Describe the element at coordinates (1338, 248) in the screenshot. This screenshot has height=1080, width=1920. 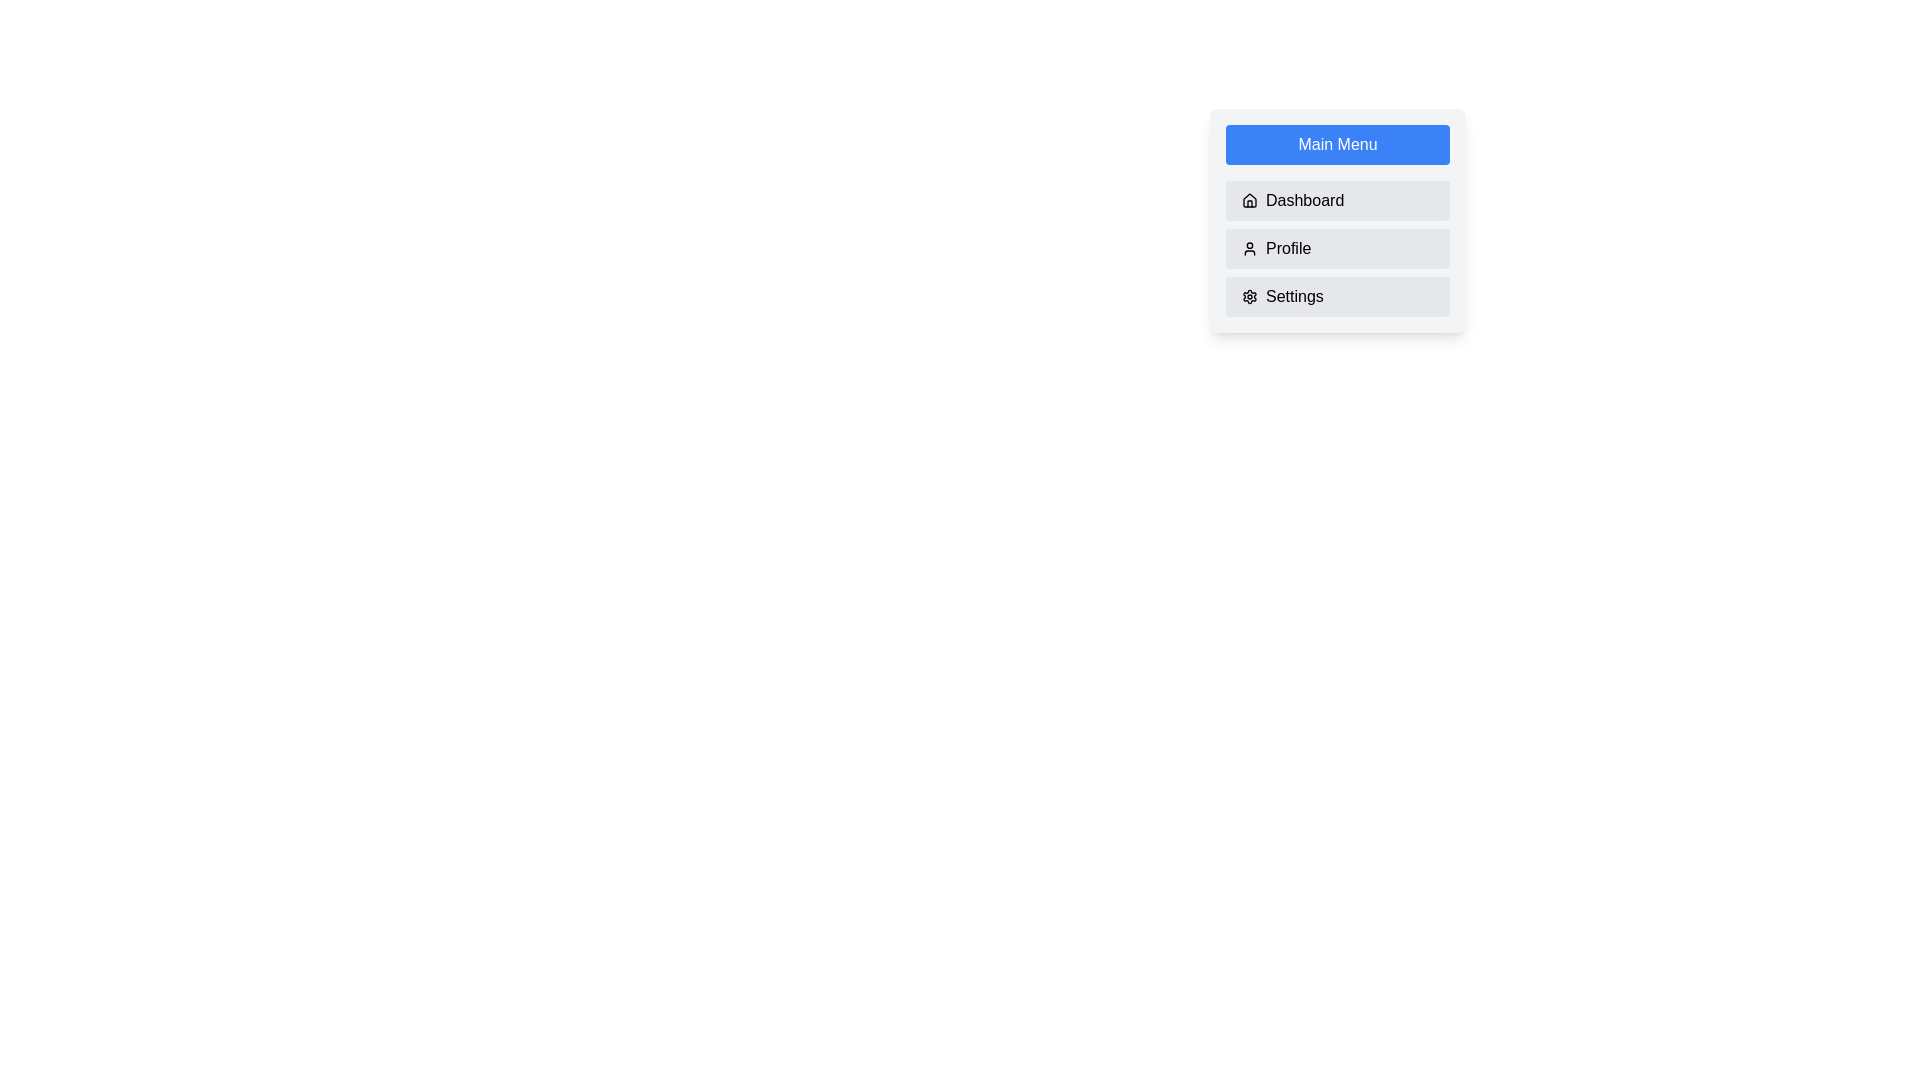
I see `the 'Profile' button in the menu` at that location.